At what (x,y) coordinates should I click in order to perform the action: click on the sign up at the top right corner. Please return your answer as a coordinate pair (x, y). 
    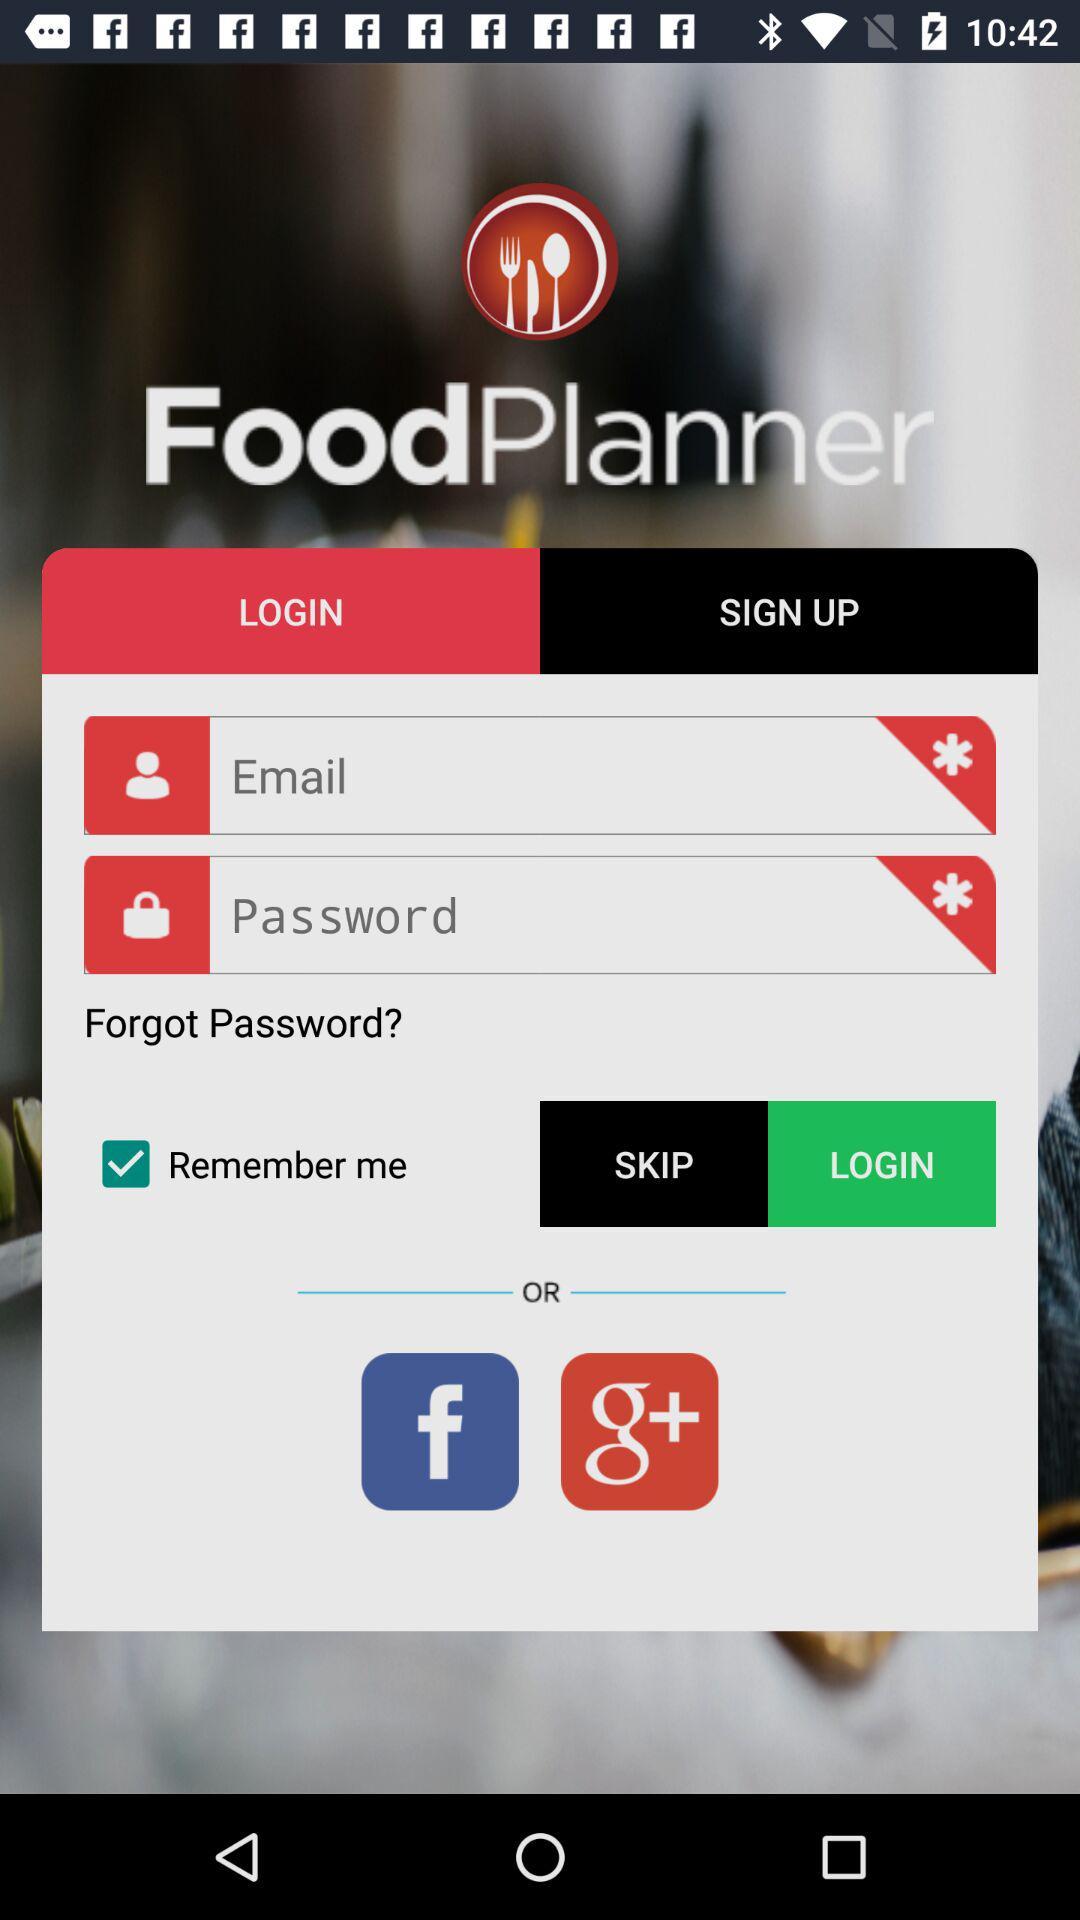
    Looking at the image, I should click on (788, 610).